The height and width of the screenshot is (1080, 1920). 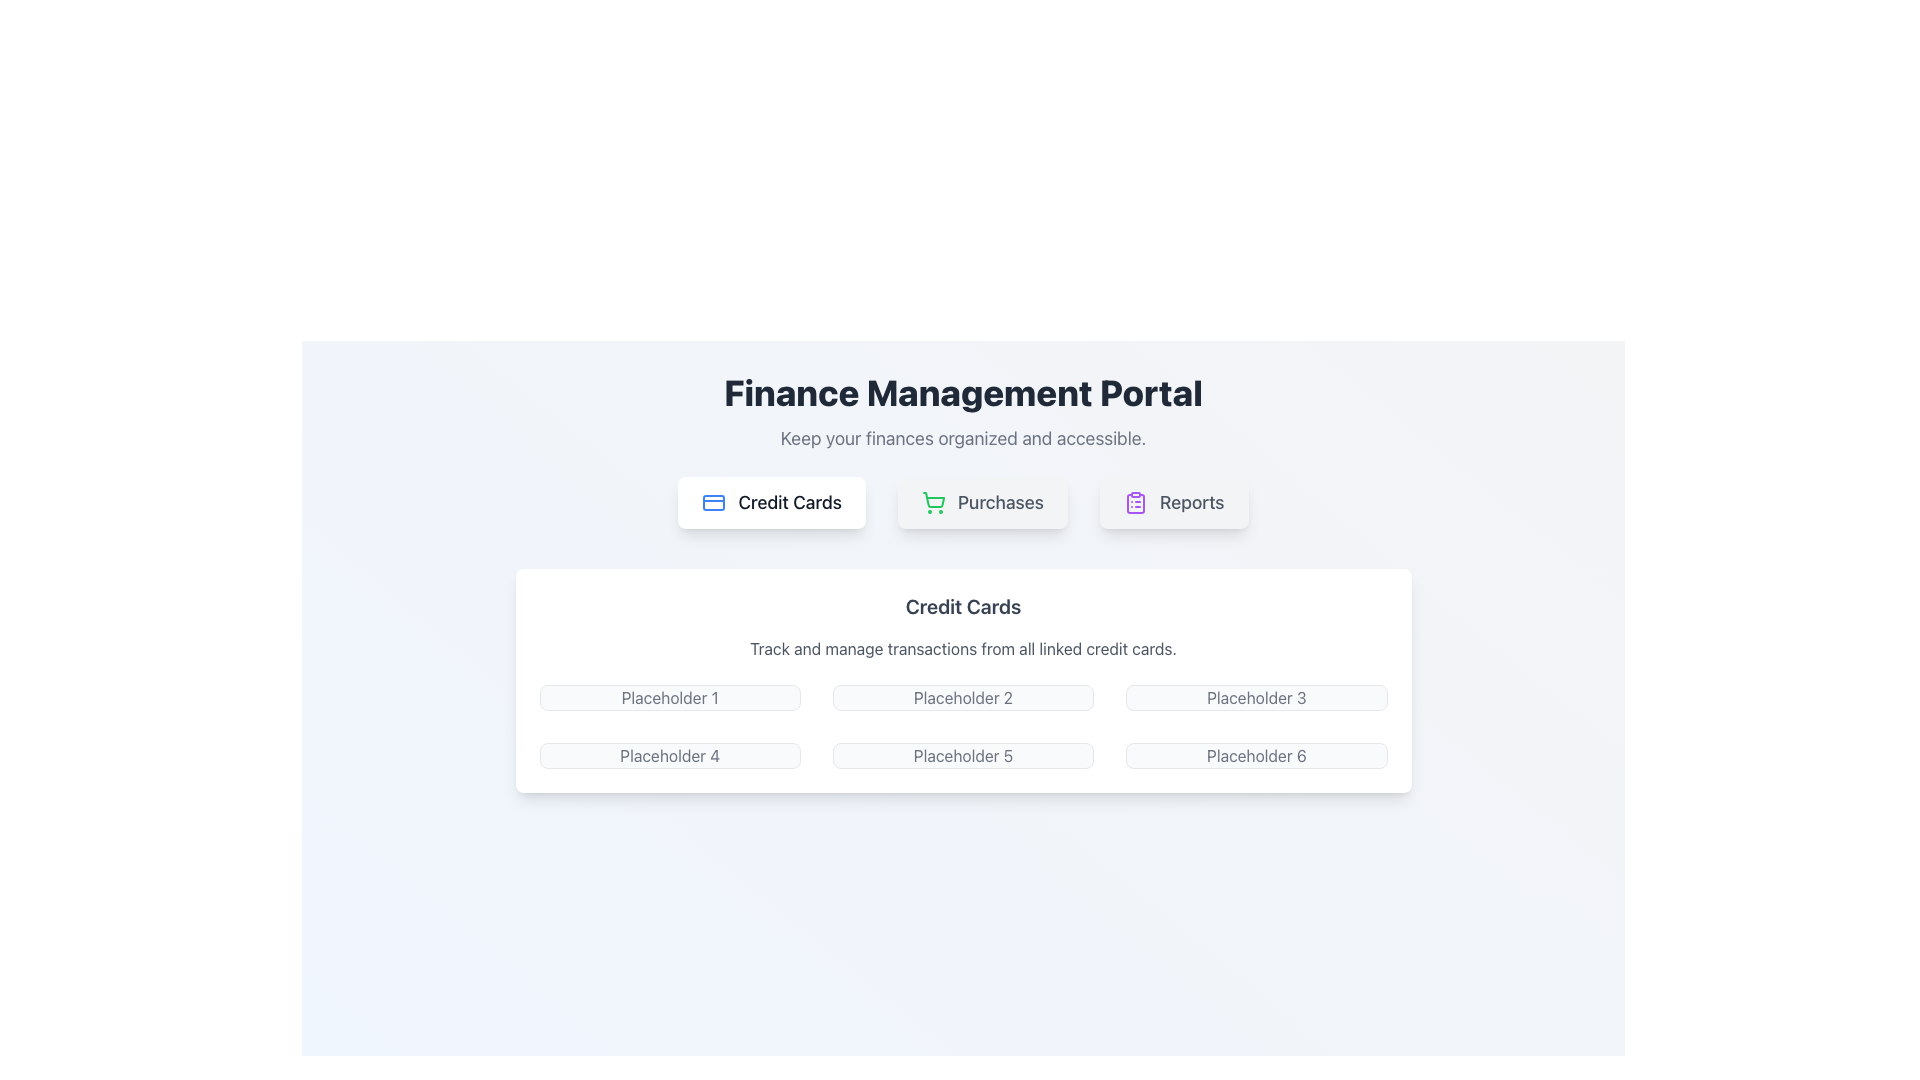 I want to click on the 'Credit Cards' button by clicking on the central graphical component of the SVG that represents it, so click(x=714, y=501).